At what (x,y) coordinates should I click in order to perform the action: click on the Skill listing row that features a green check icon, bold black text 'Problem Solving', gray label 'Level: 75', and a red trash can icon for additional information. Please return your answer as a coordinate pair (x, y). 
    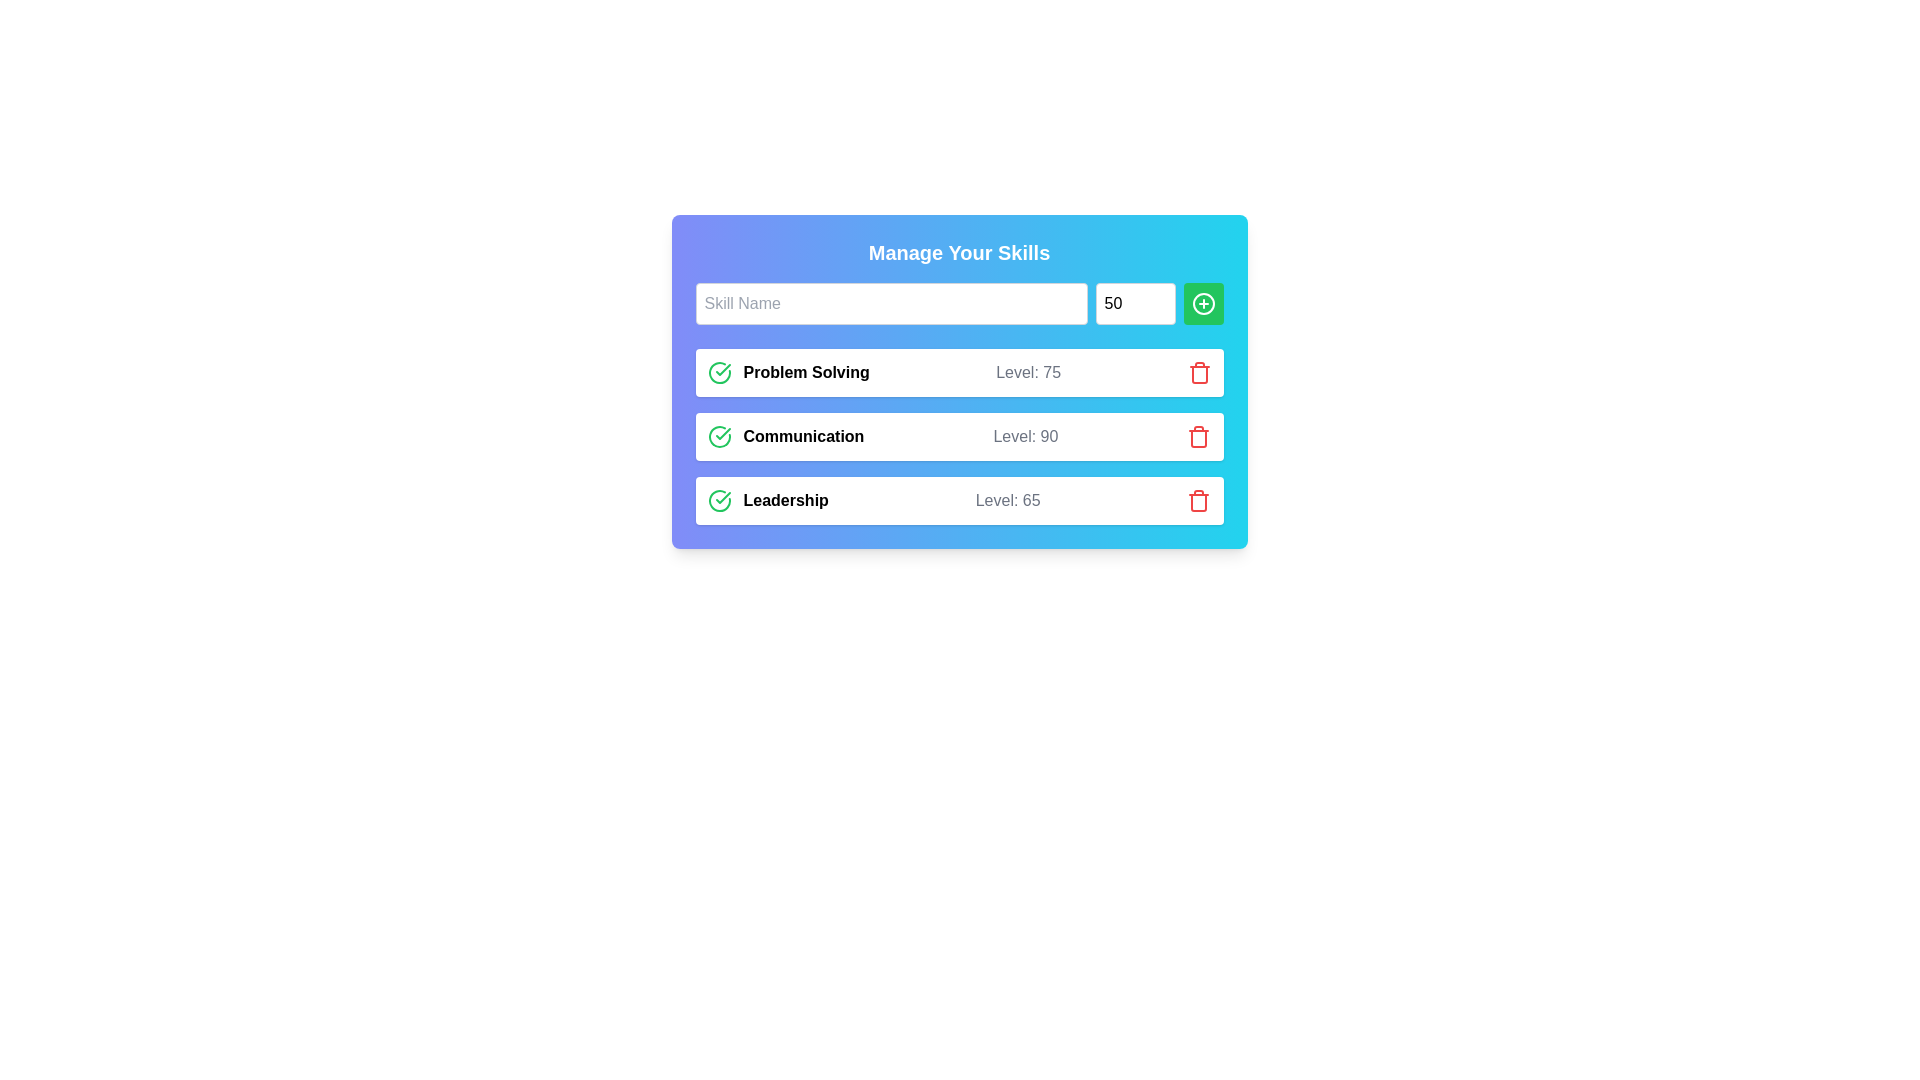
    Looking at the image, I should click on (958, 373).